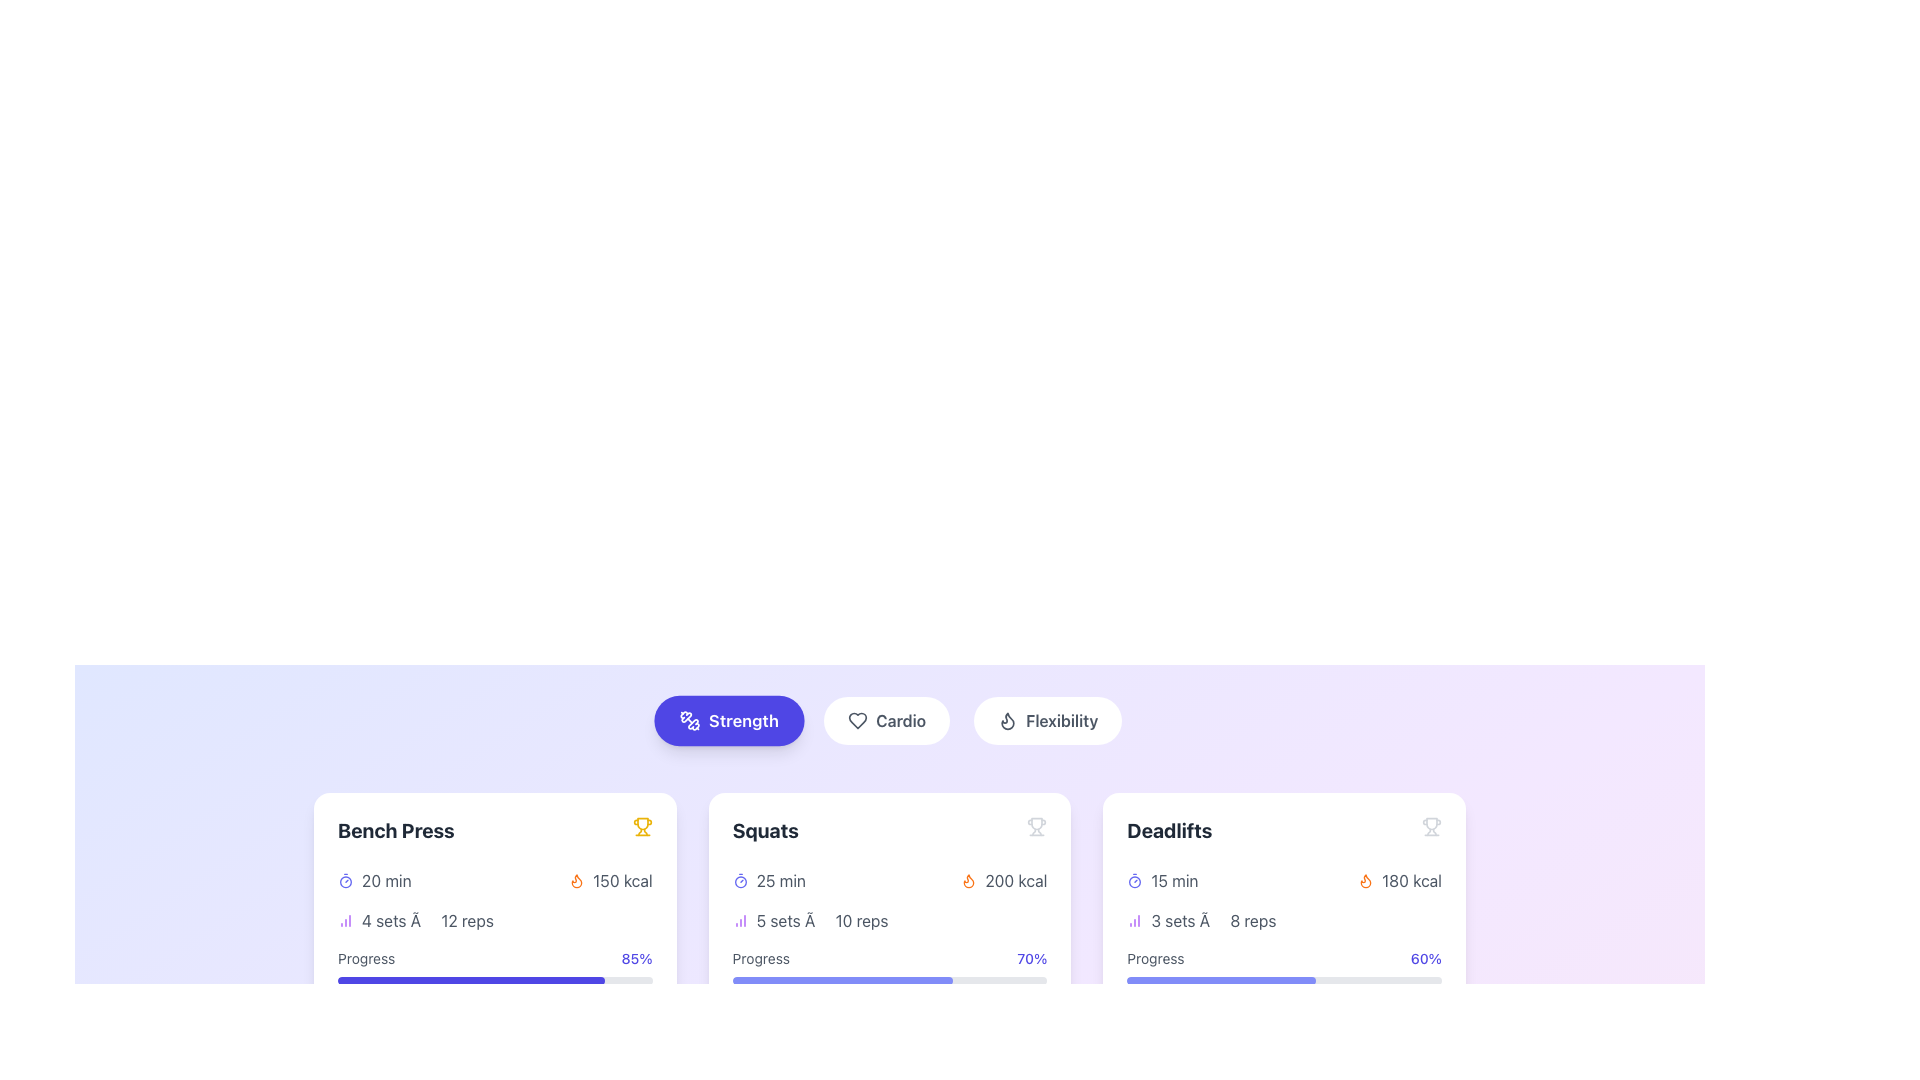  I want to click on the decorative strength icon located to the left of the 'Strength' label inside the purple button, which is the first option in a toggle group, so click(689, 721).